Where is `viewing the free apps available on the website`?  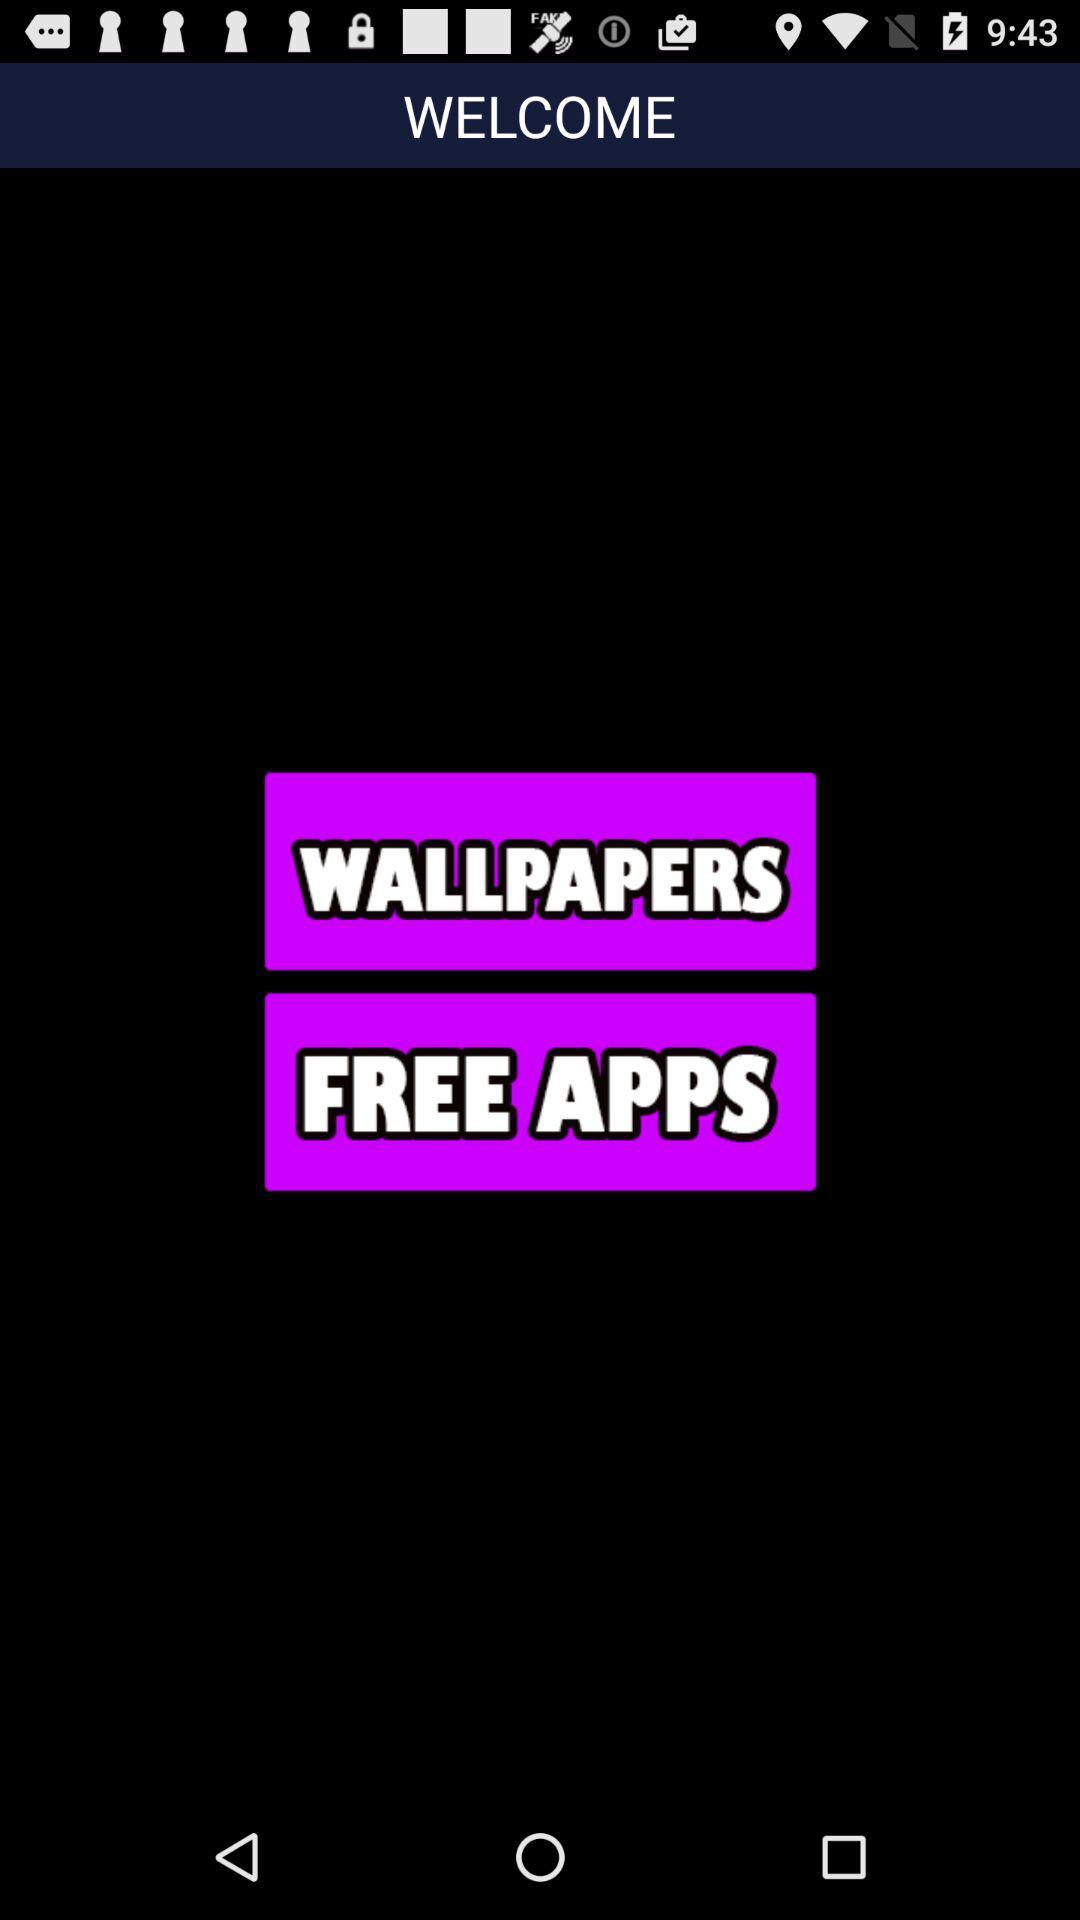 viewing the free apps available on the website is located at coordinates (538, 1090).